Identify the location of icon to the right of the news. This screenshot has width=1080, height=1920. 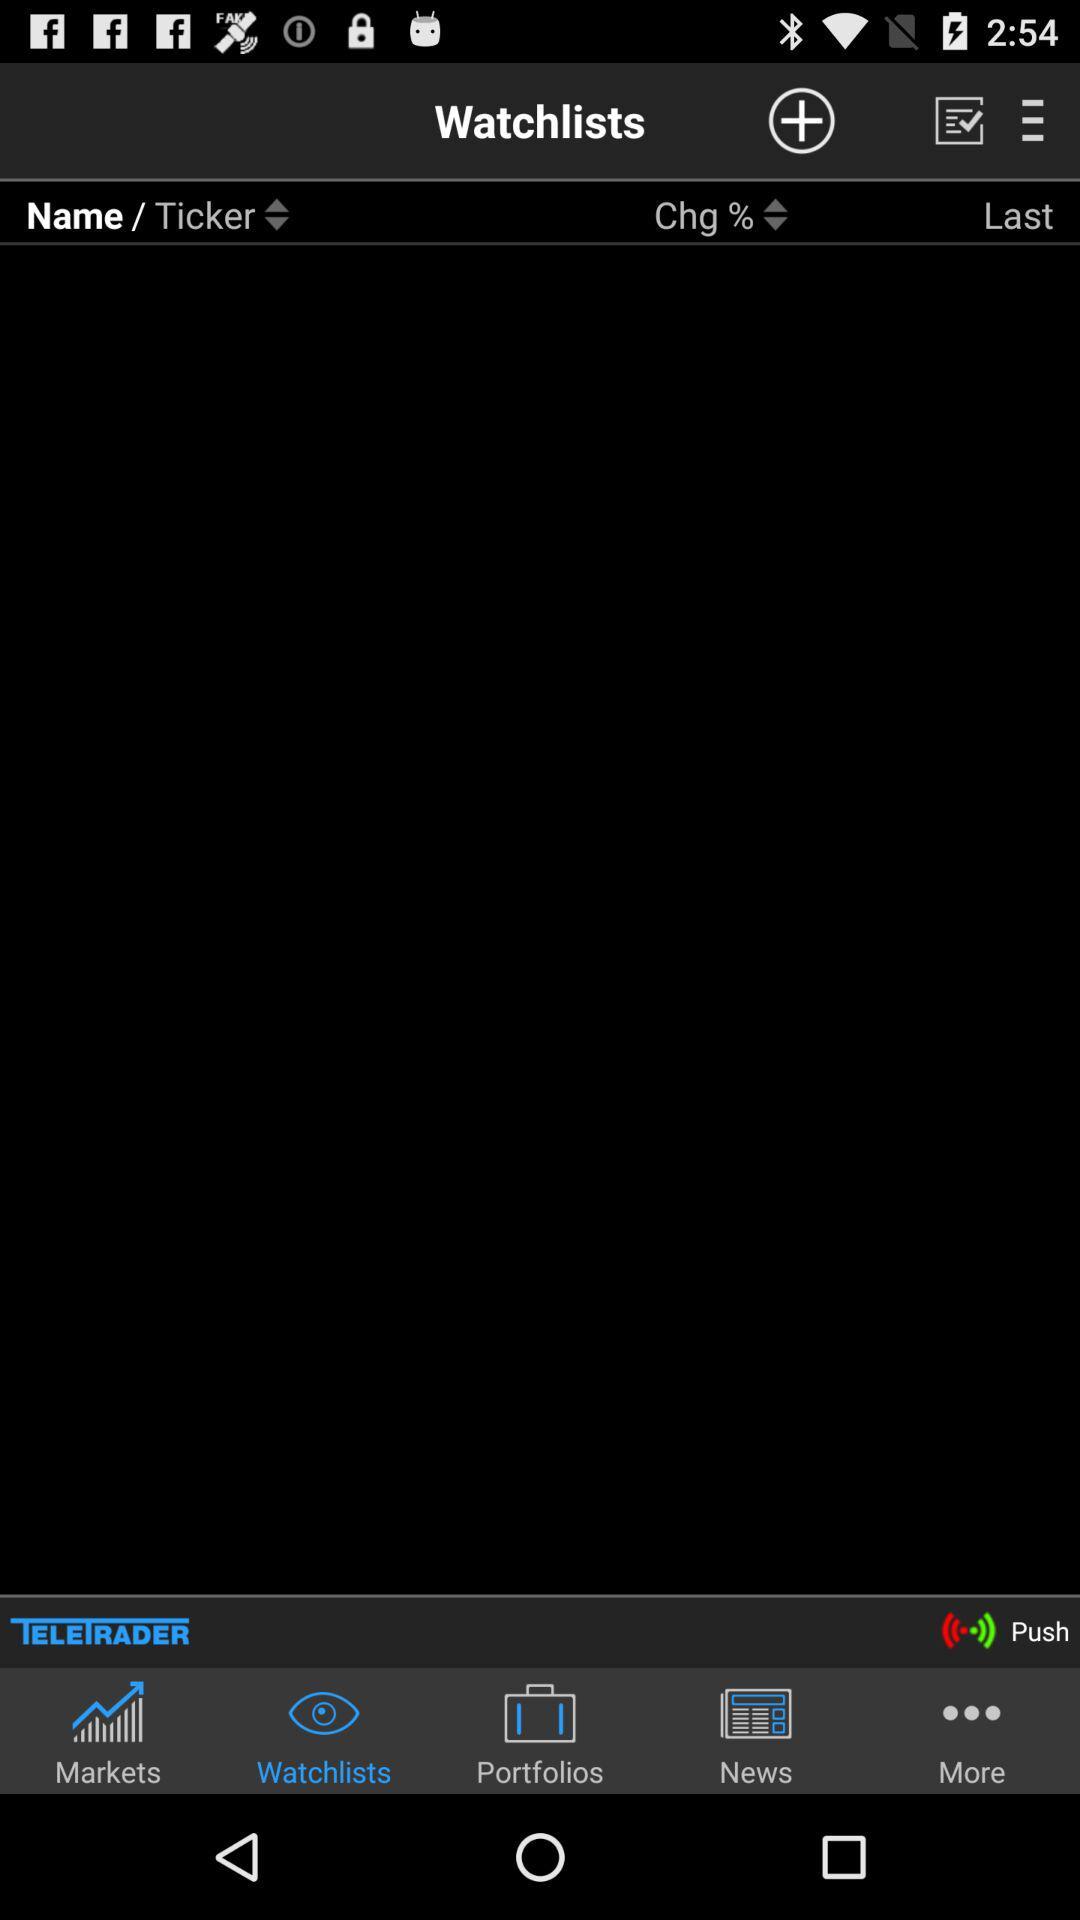
(971, 1732).